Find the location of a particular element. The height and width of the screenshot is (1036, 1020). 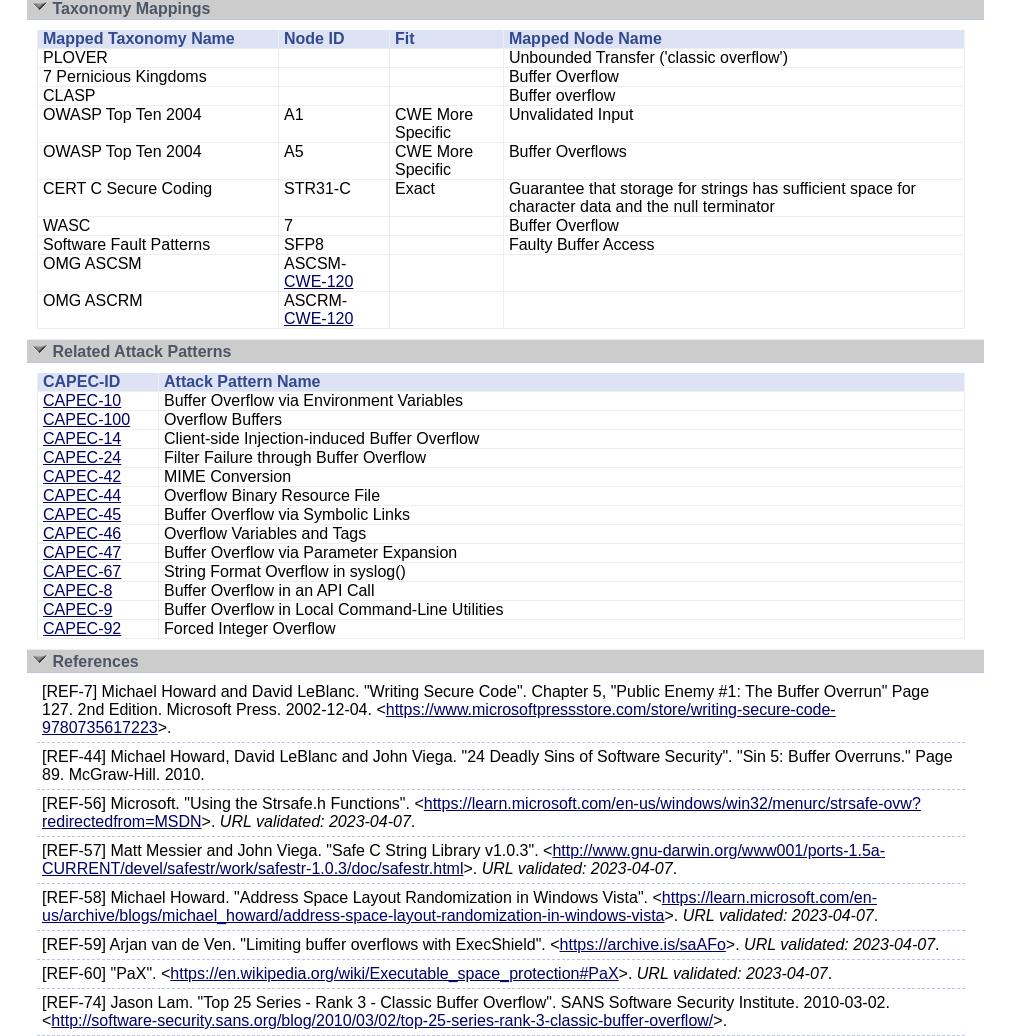

'https://learn.microsoft.com/en-us/windows/win32/menurc/strsafe-ovw?redirectedfrom=MSDN' is located at coordinates (481, 812).